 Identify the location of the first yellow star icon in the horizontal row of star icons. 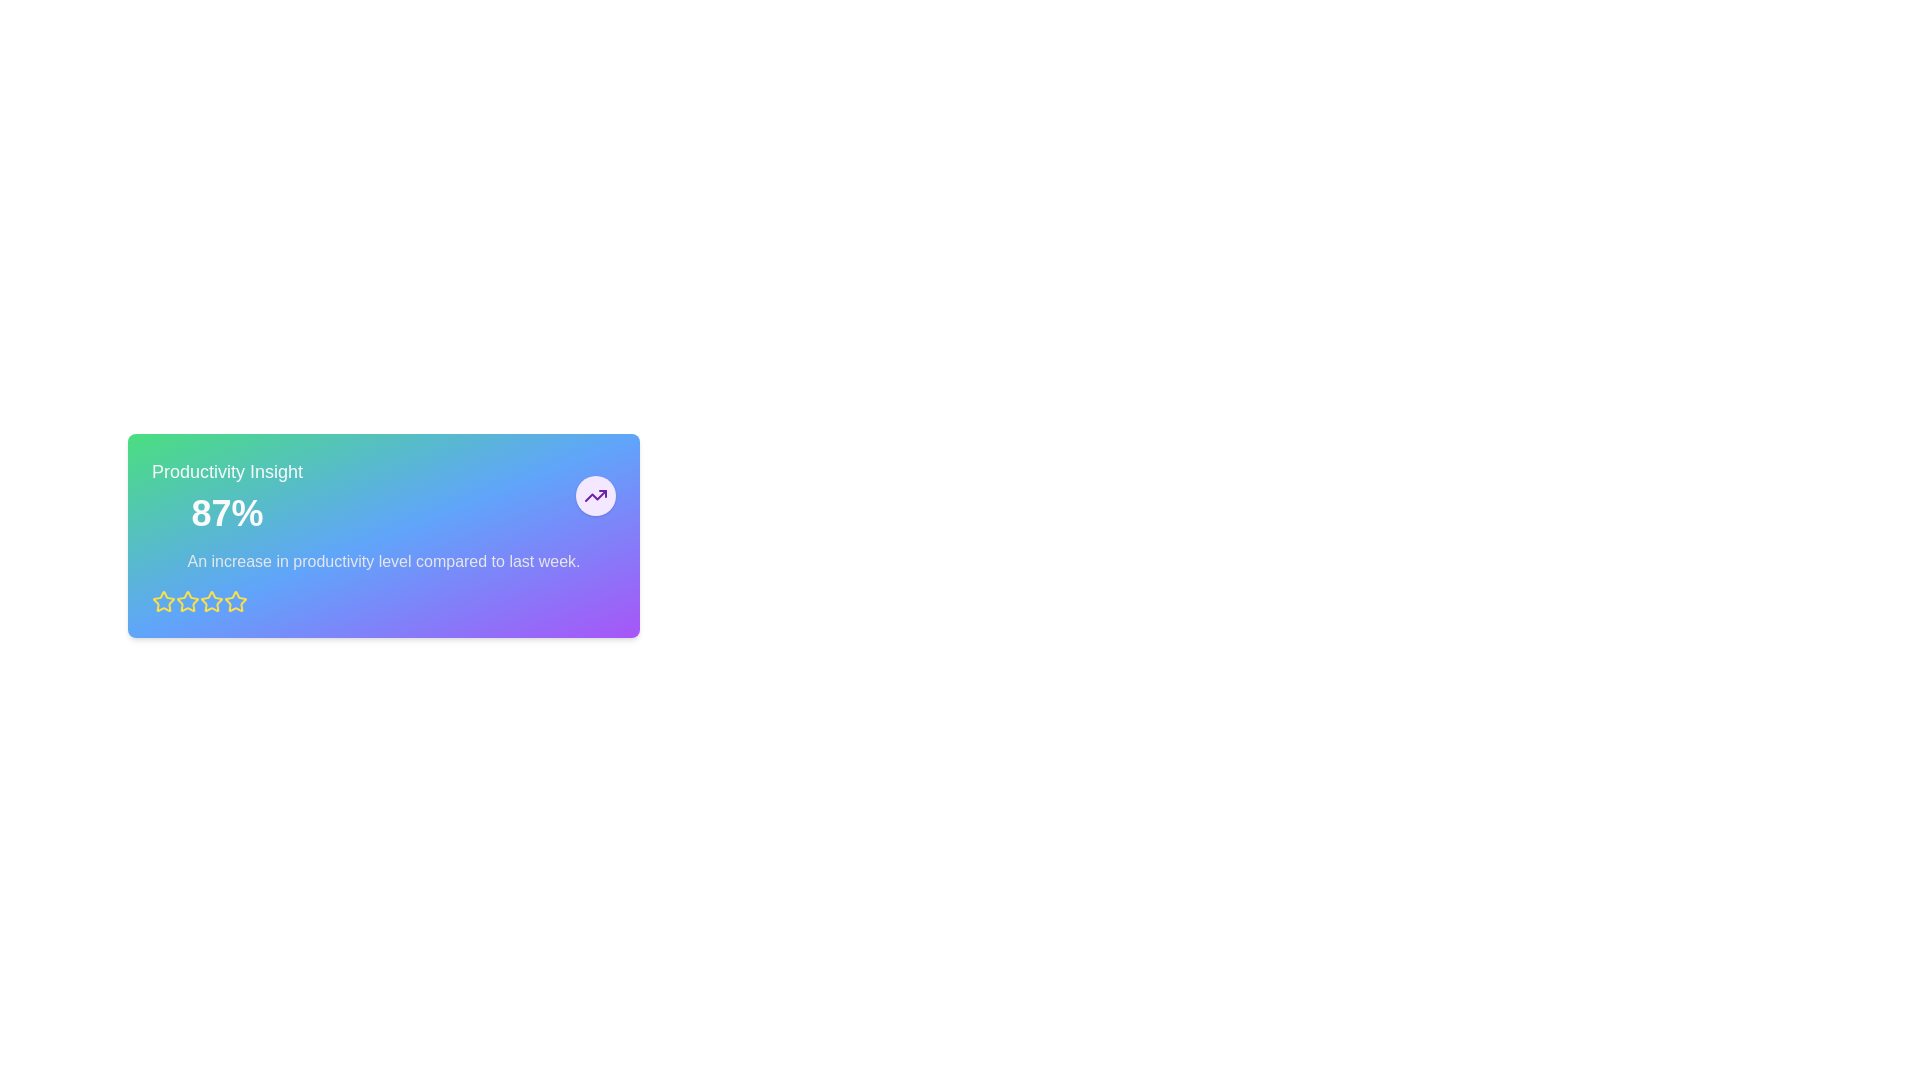
(163, 600).